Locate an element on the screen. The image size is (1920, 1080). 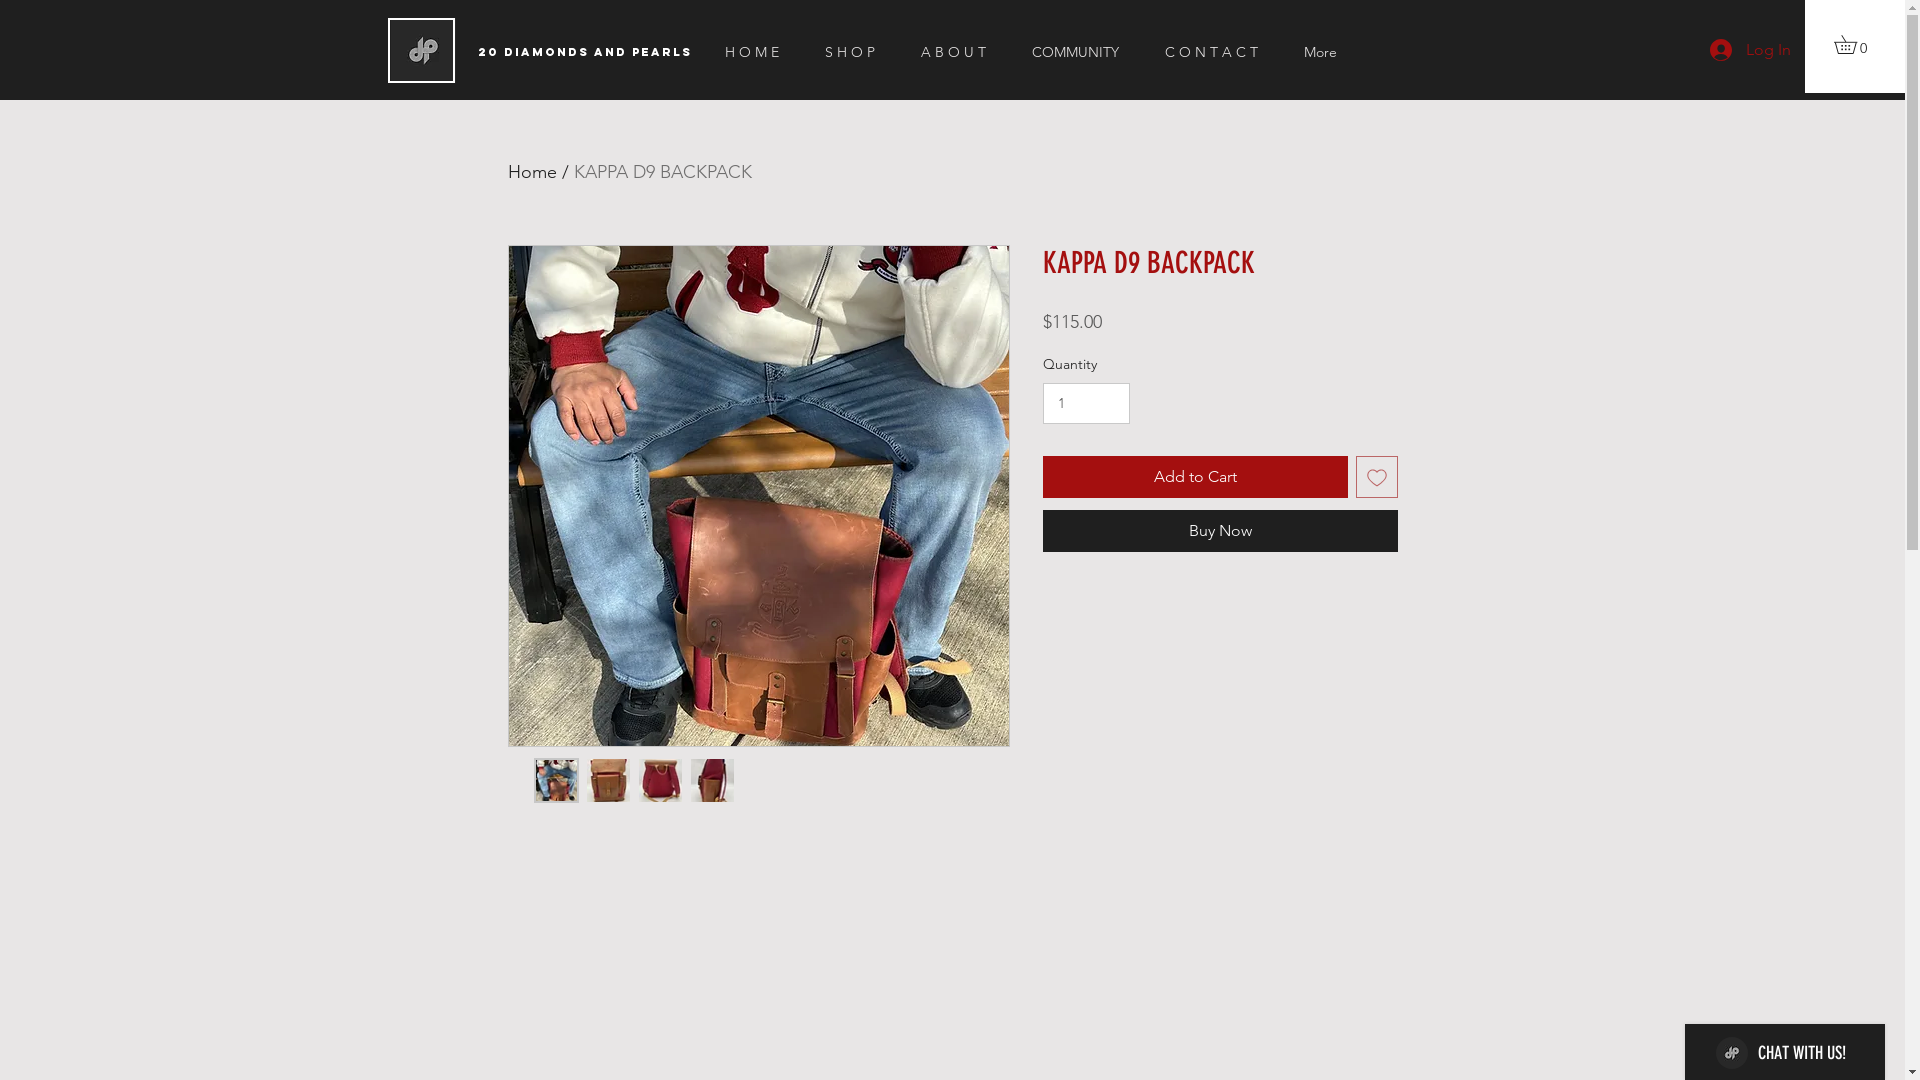
'C O N T A C T' is located at coordinates (1218, 50).